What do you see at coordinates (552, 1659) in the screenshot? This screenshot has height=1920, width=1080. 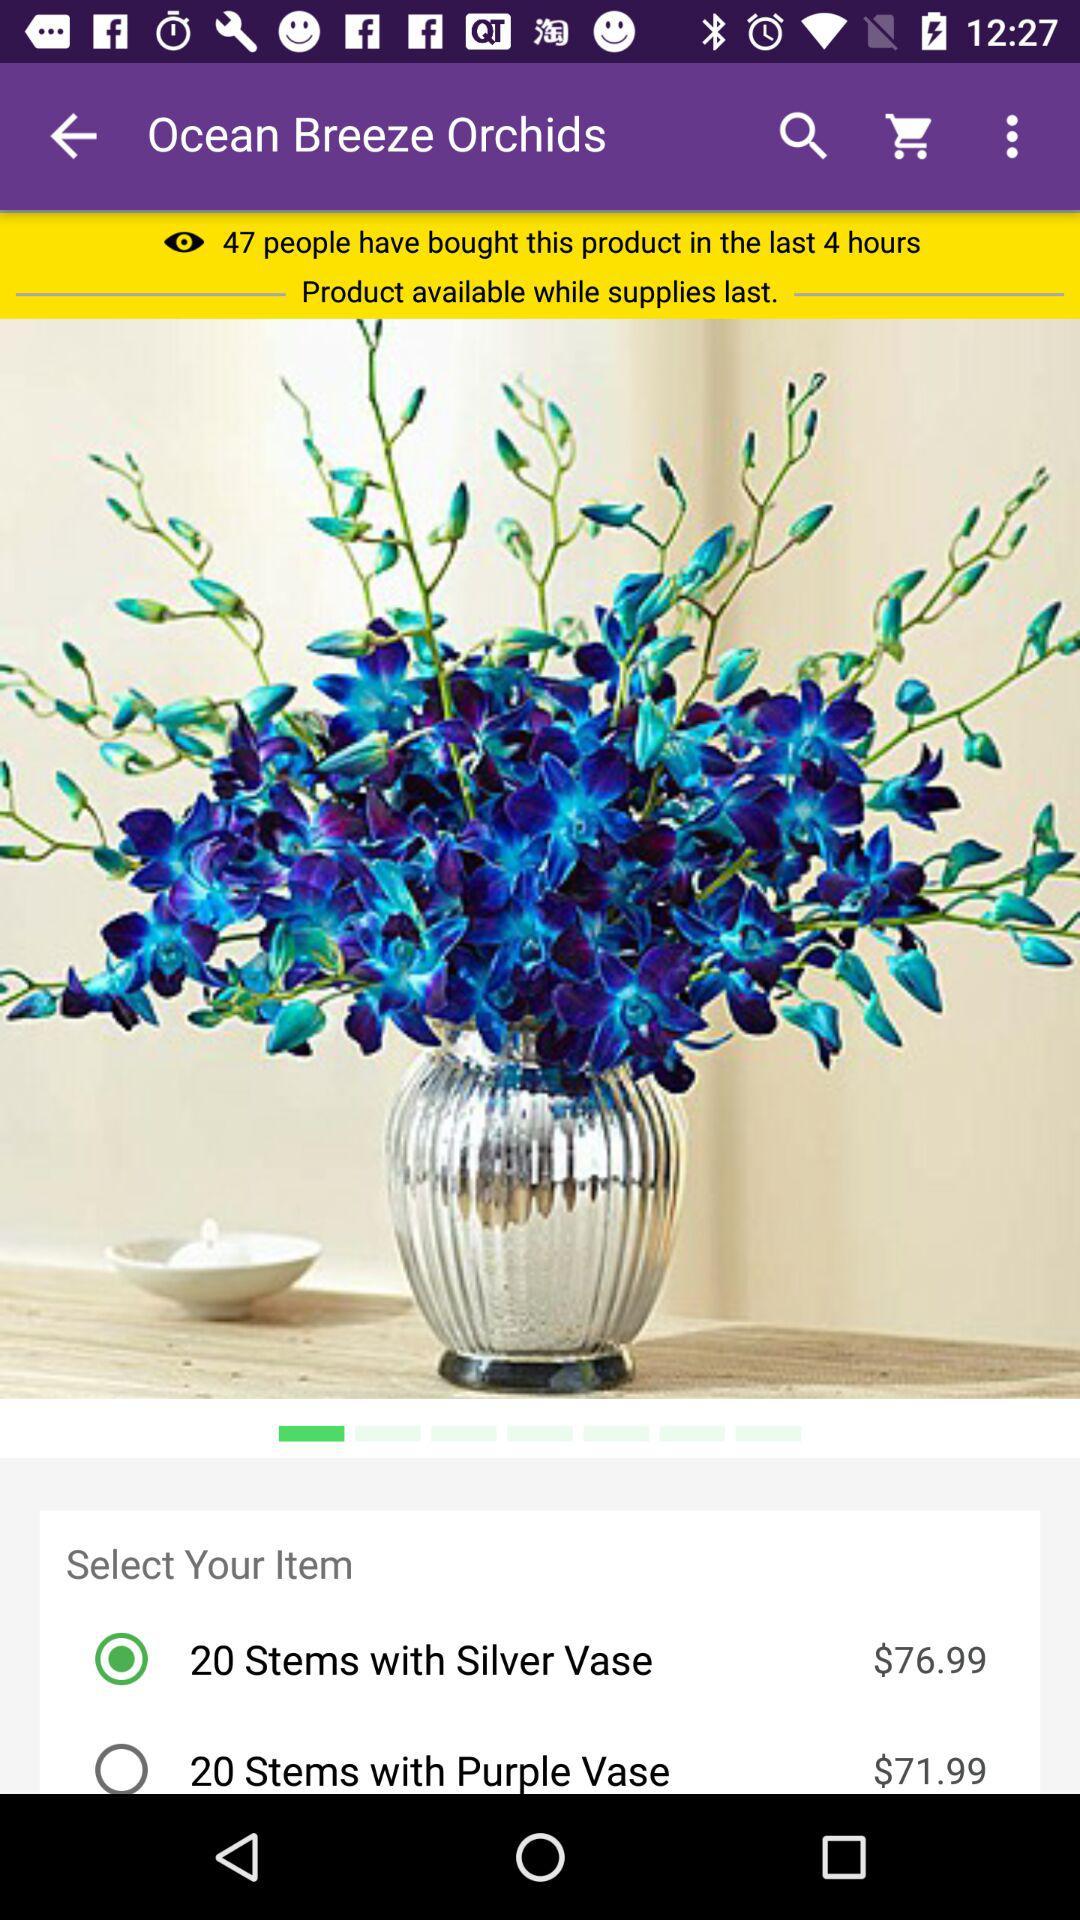 I see `the first radio button along with the two sentences next to it` at bounding box center [552, 1659].